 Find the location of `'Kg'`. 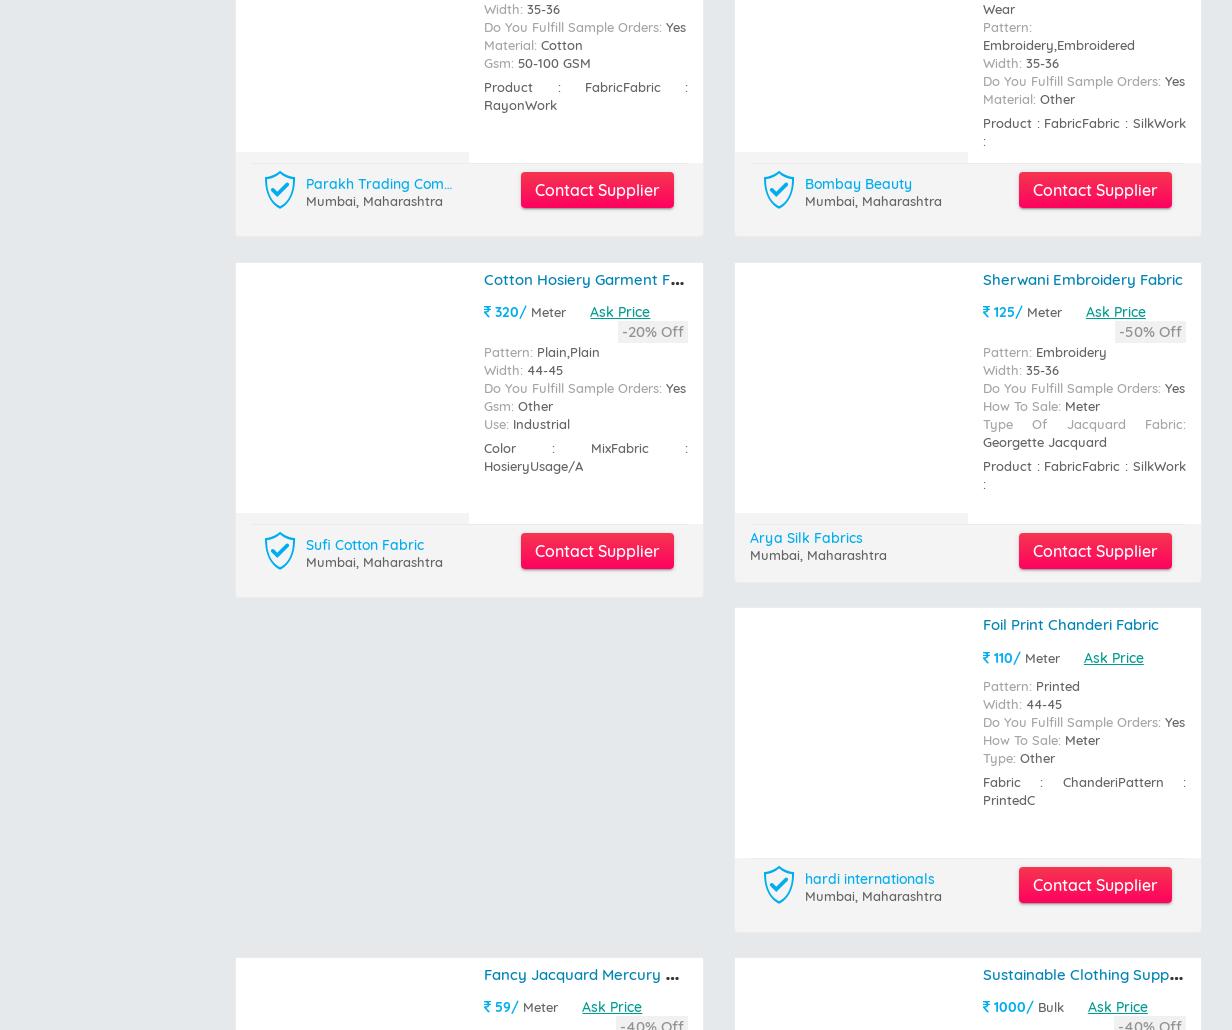

'Kg' is located at coordinates (1038, 555).